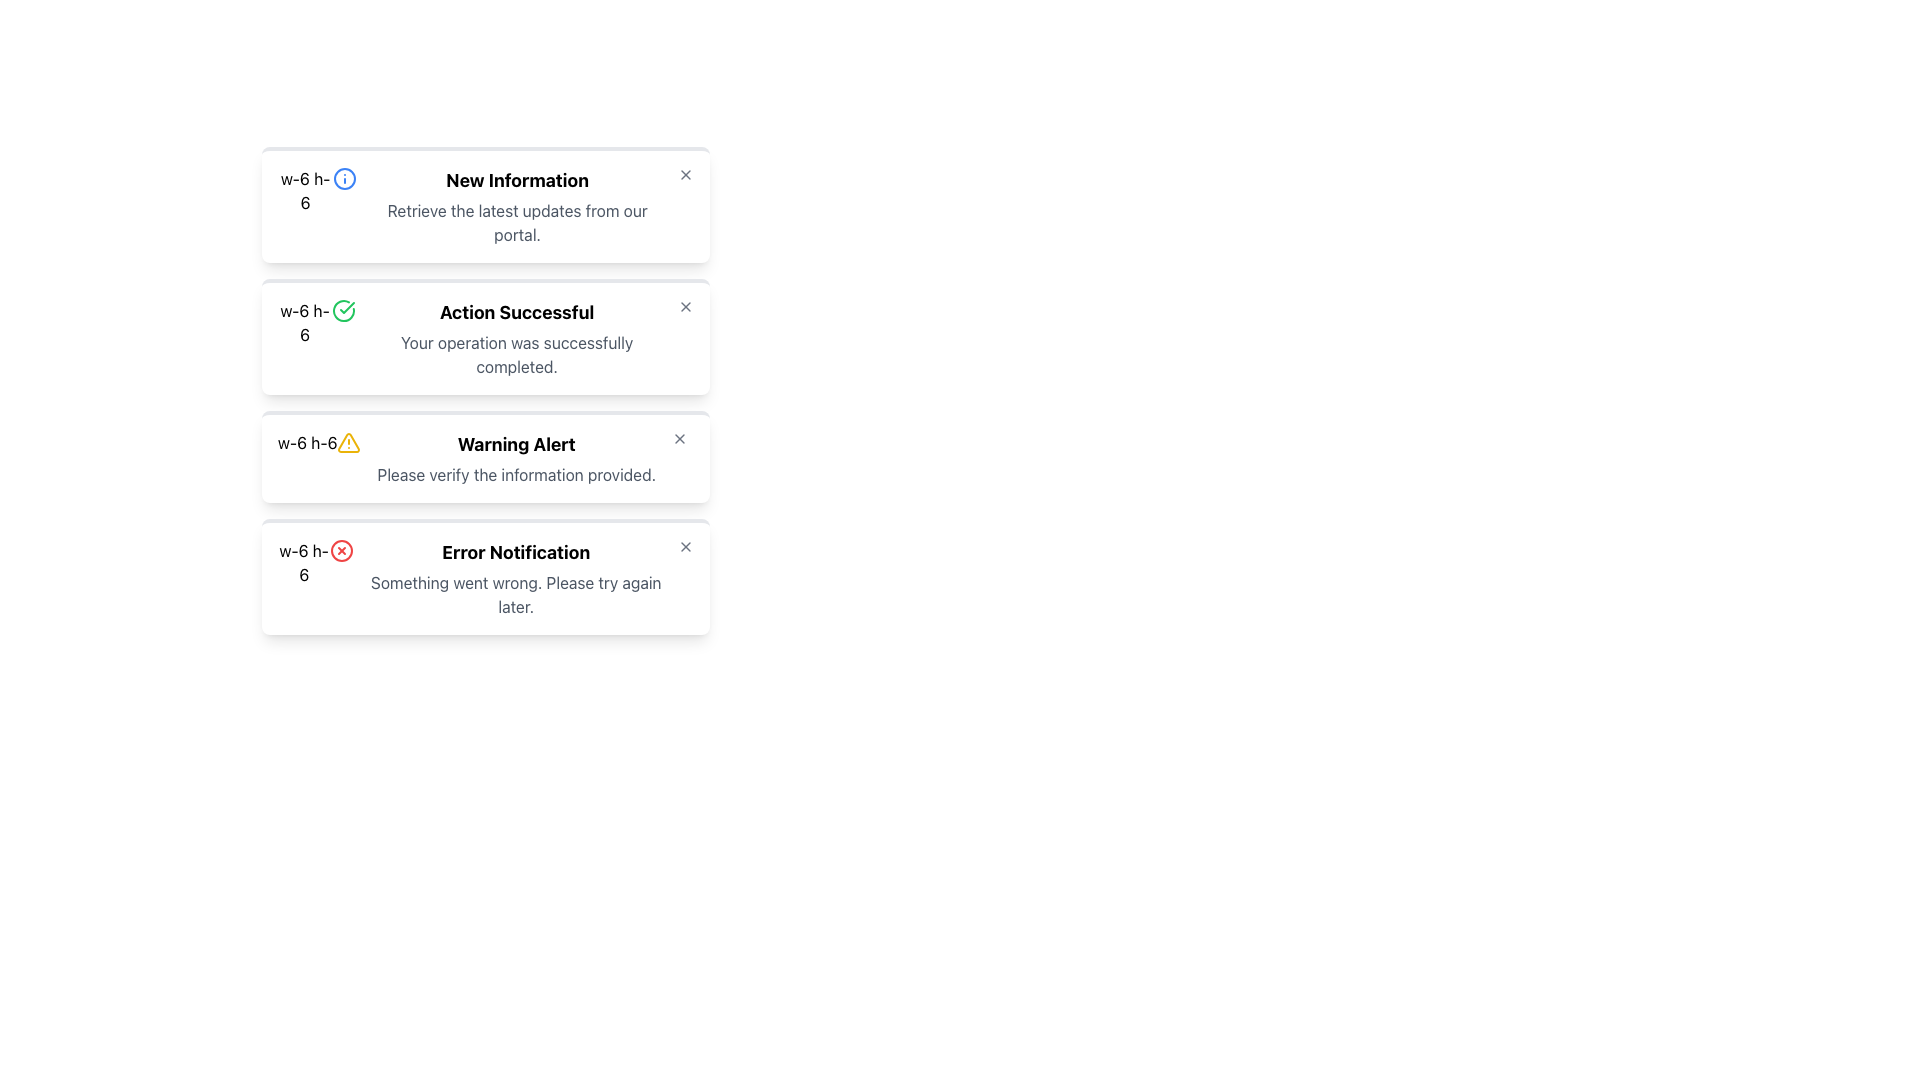 The width and height of the screenshot is (1920, 1080). I want to click on the Text Label that serves as the title of the notification indicating the success of the user's action, so click(517, 312).